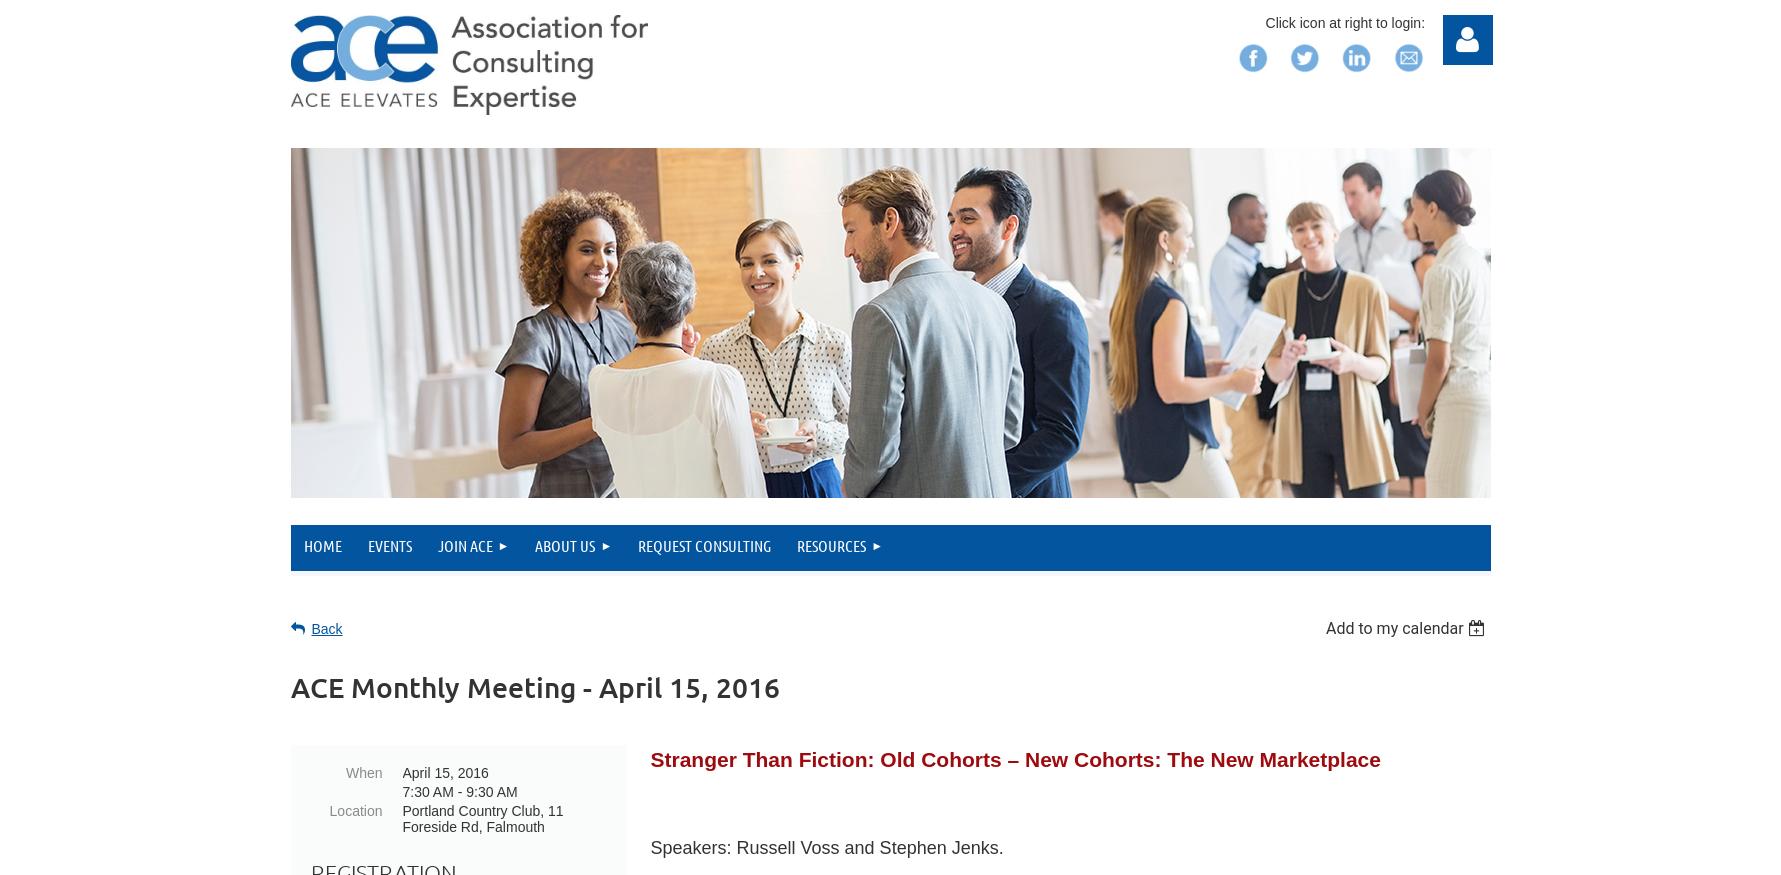 The height and width of the screenshot is (875, 1781). Describe the element at coordinates (363, 771) in the screenshot. I see `'When'` at that location.